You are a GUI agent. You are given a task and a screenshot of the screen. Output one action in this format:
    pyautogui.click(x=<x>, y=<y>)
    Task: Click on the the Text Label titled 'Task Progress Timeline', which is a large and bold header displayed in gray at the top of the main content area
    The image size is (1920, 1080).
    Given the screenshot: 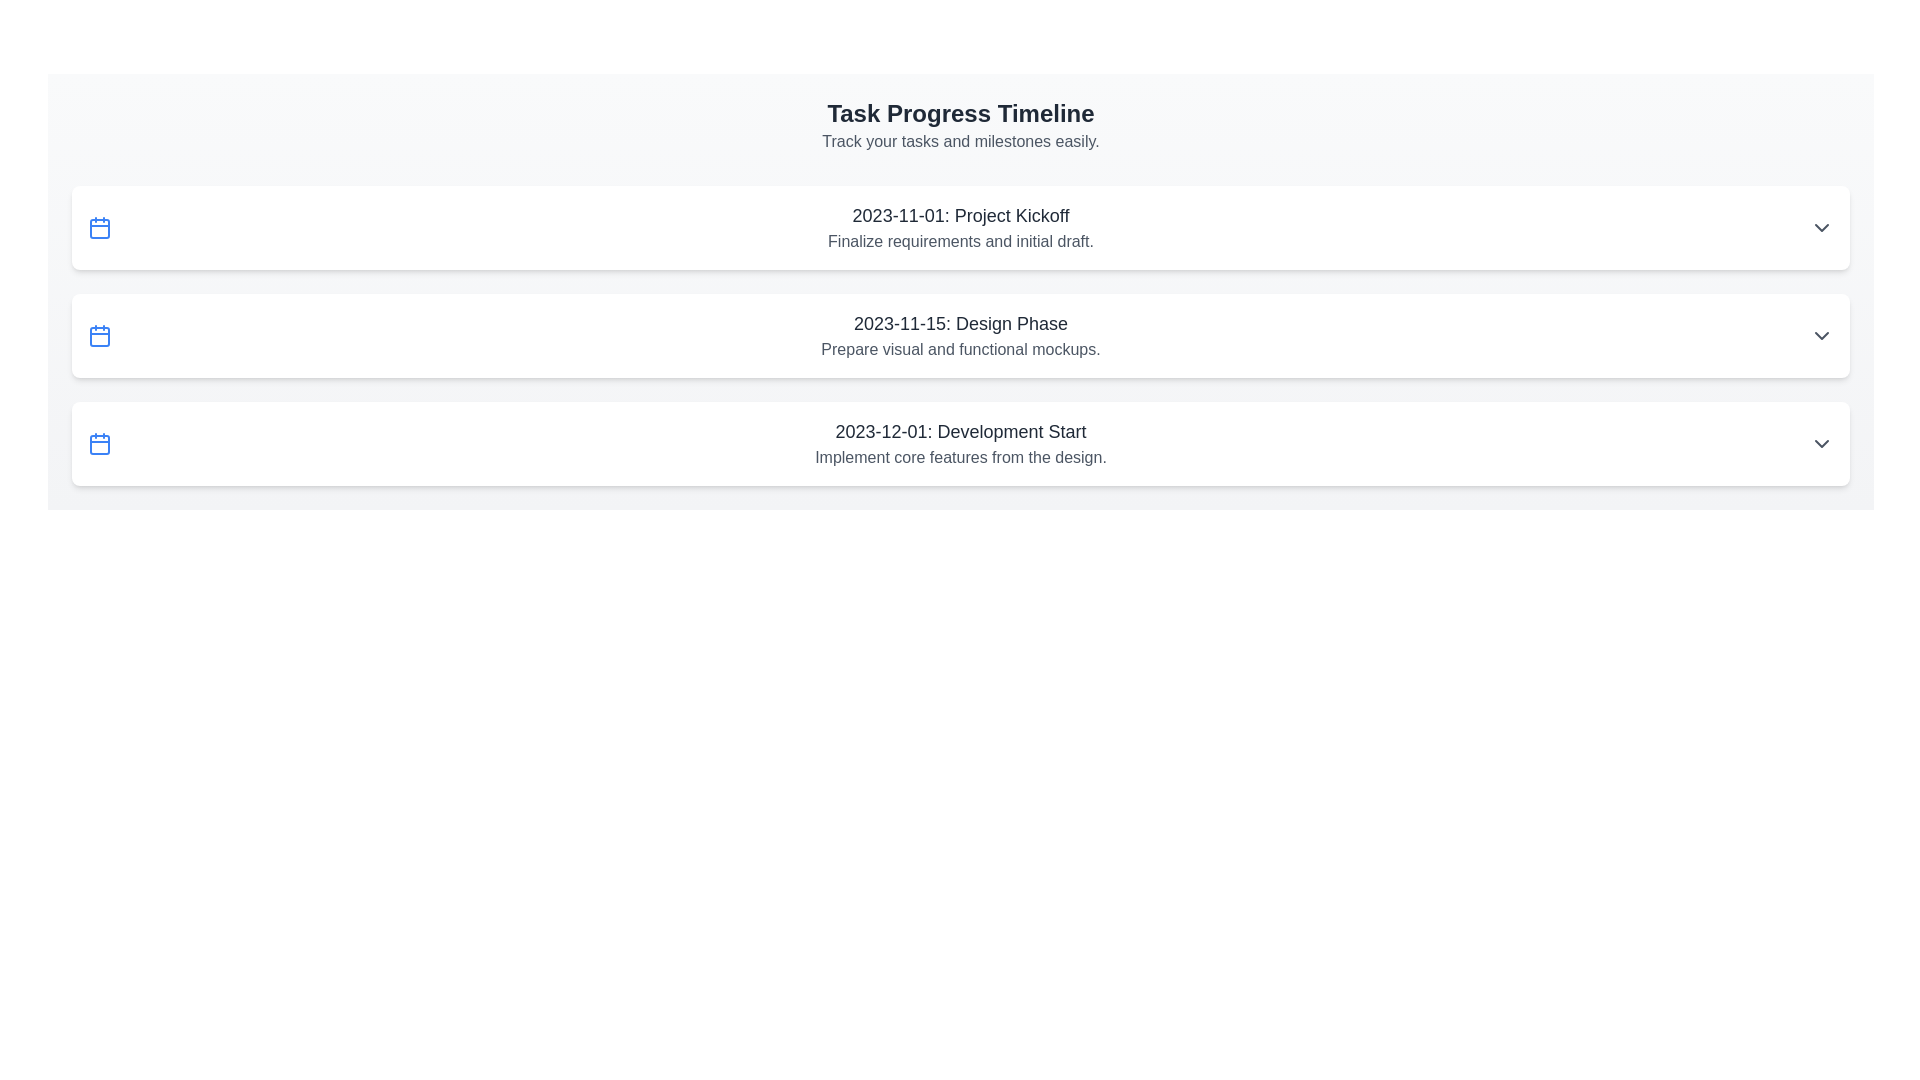 What is the action you would take?
    pyautogui.click(x=960, y=114)
    